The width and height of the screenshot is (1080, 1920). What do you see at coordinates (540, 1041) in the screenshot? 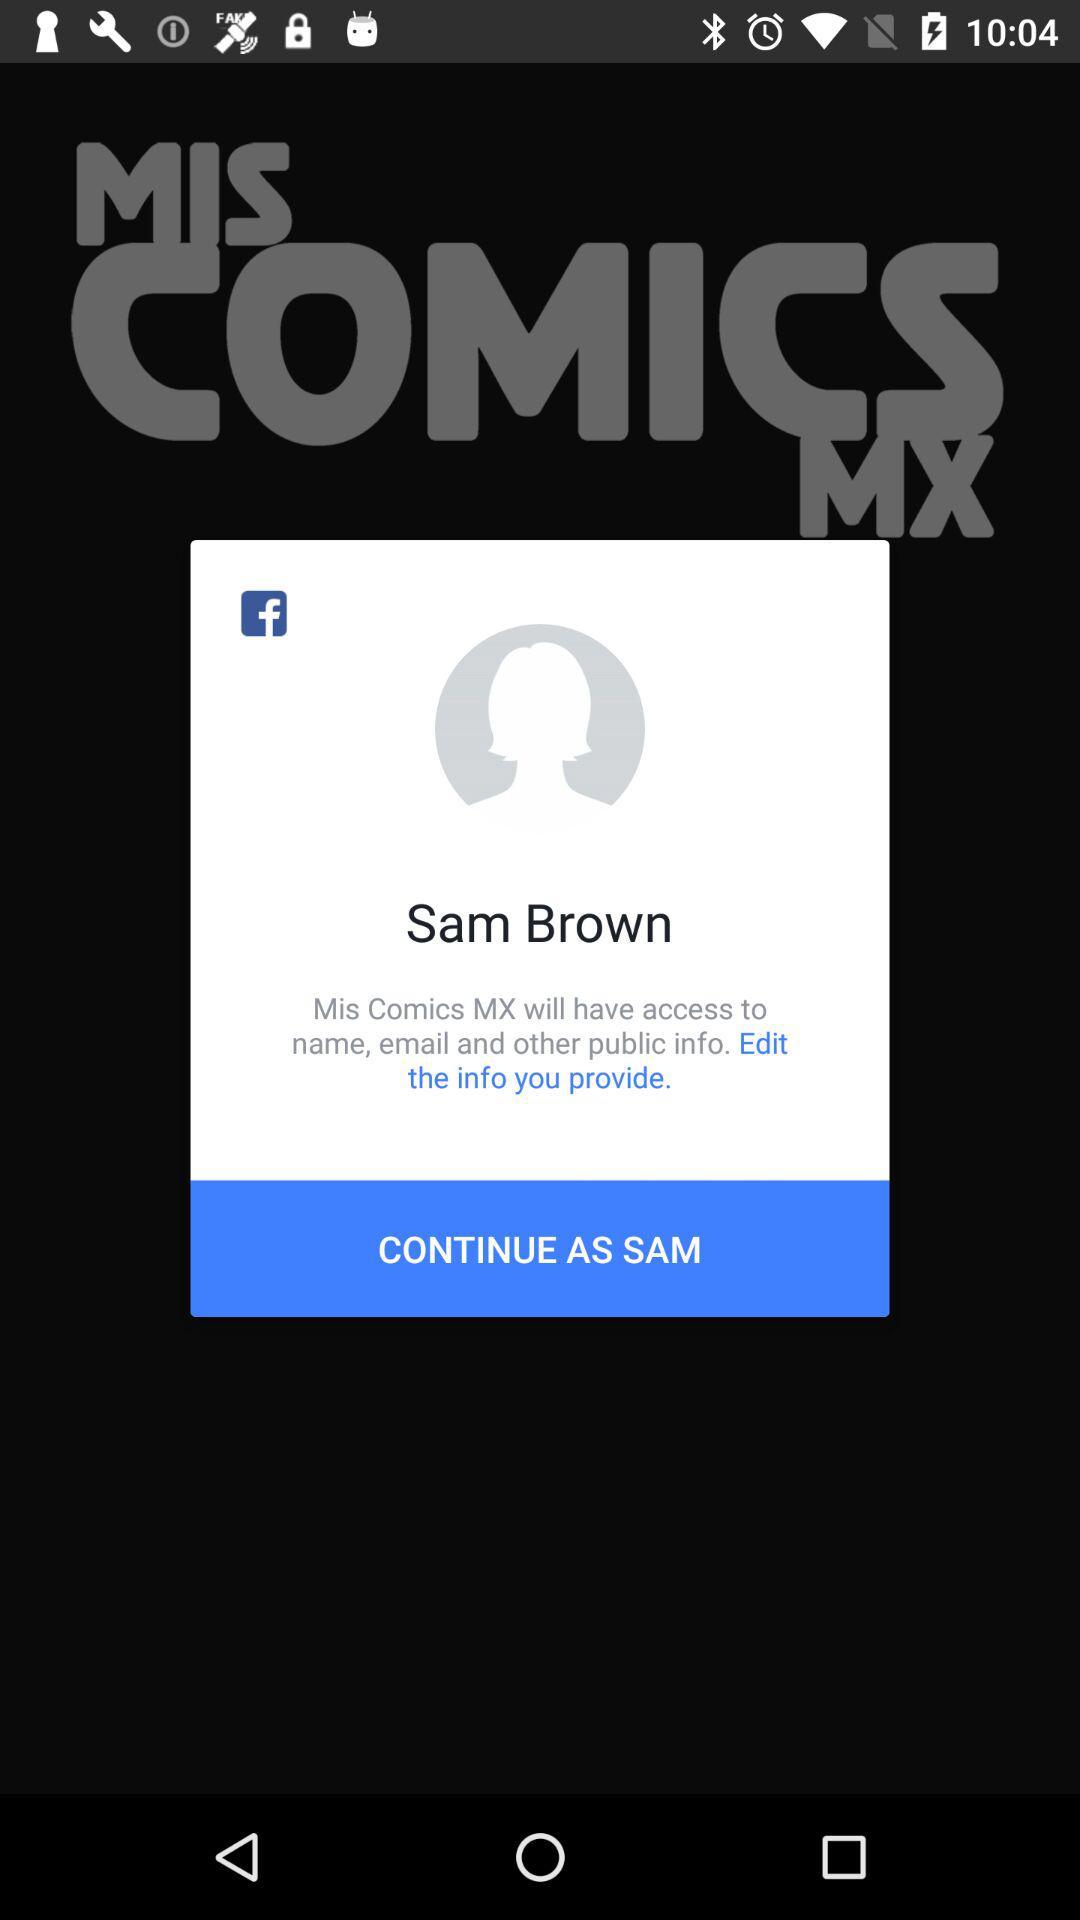
I see `mis comics mx item` at bounding box center [540, 1041].